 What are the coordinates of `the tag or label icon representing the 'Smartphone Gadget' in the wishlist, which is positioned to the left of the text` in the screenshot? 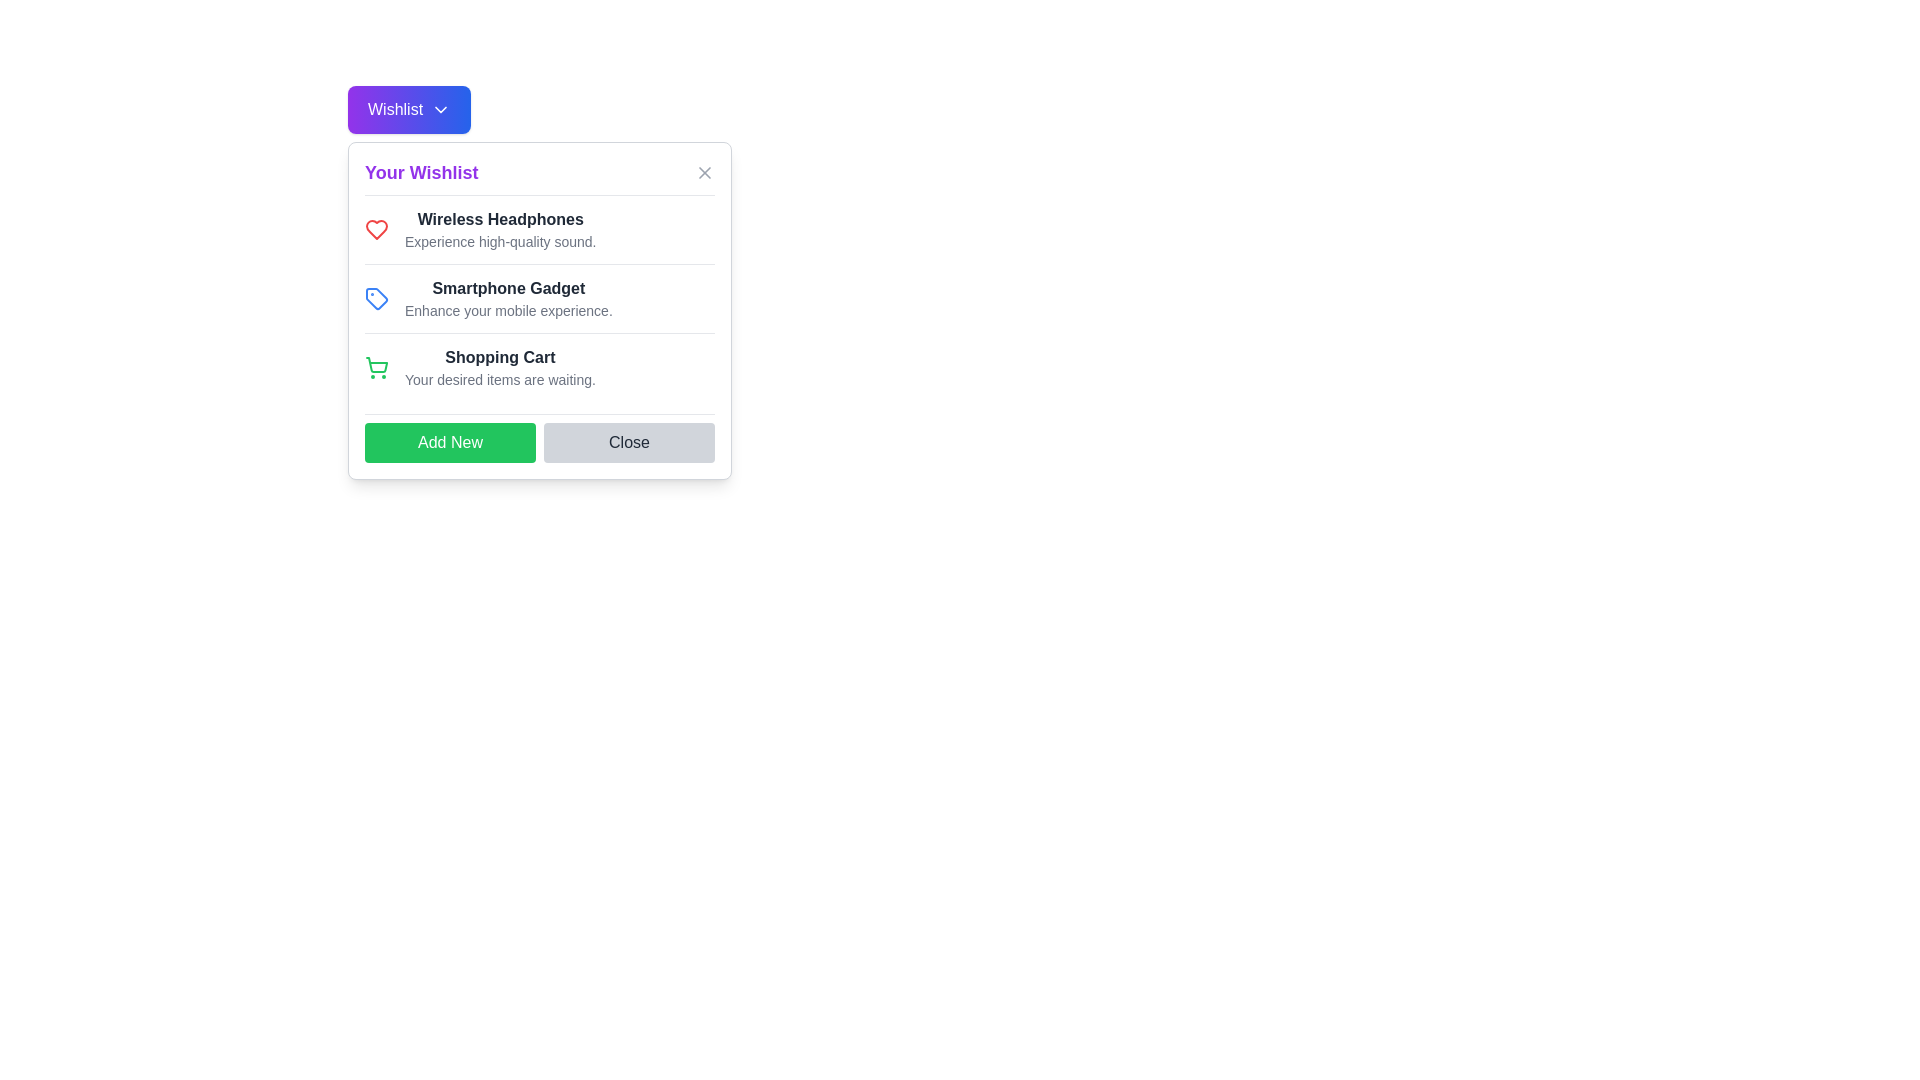 It's located at (377, 299).